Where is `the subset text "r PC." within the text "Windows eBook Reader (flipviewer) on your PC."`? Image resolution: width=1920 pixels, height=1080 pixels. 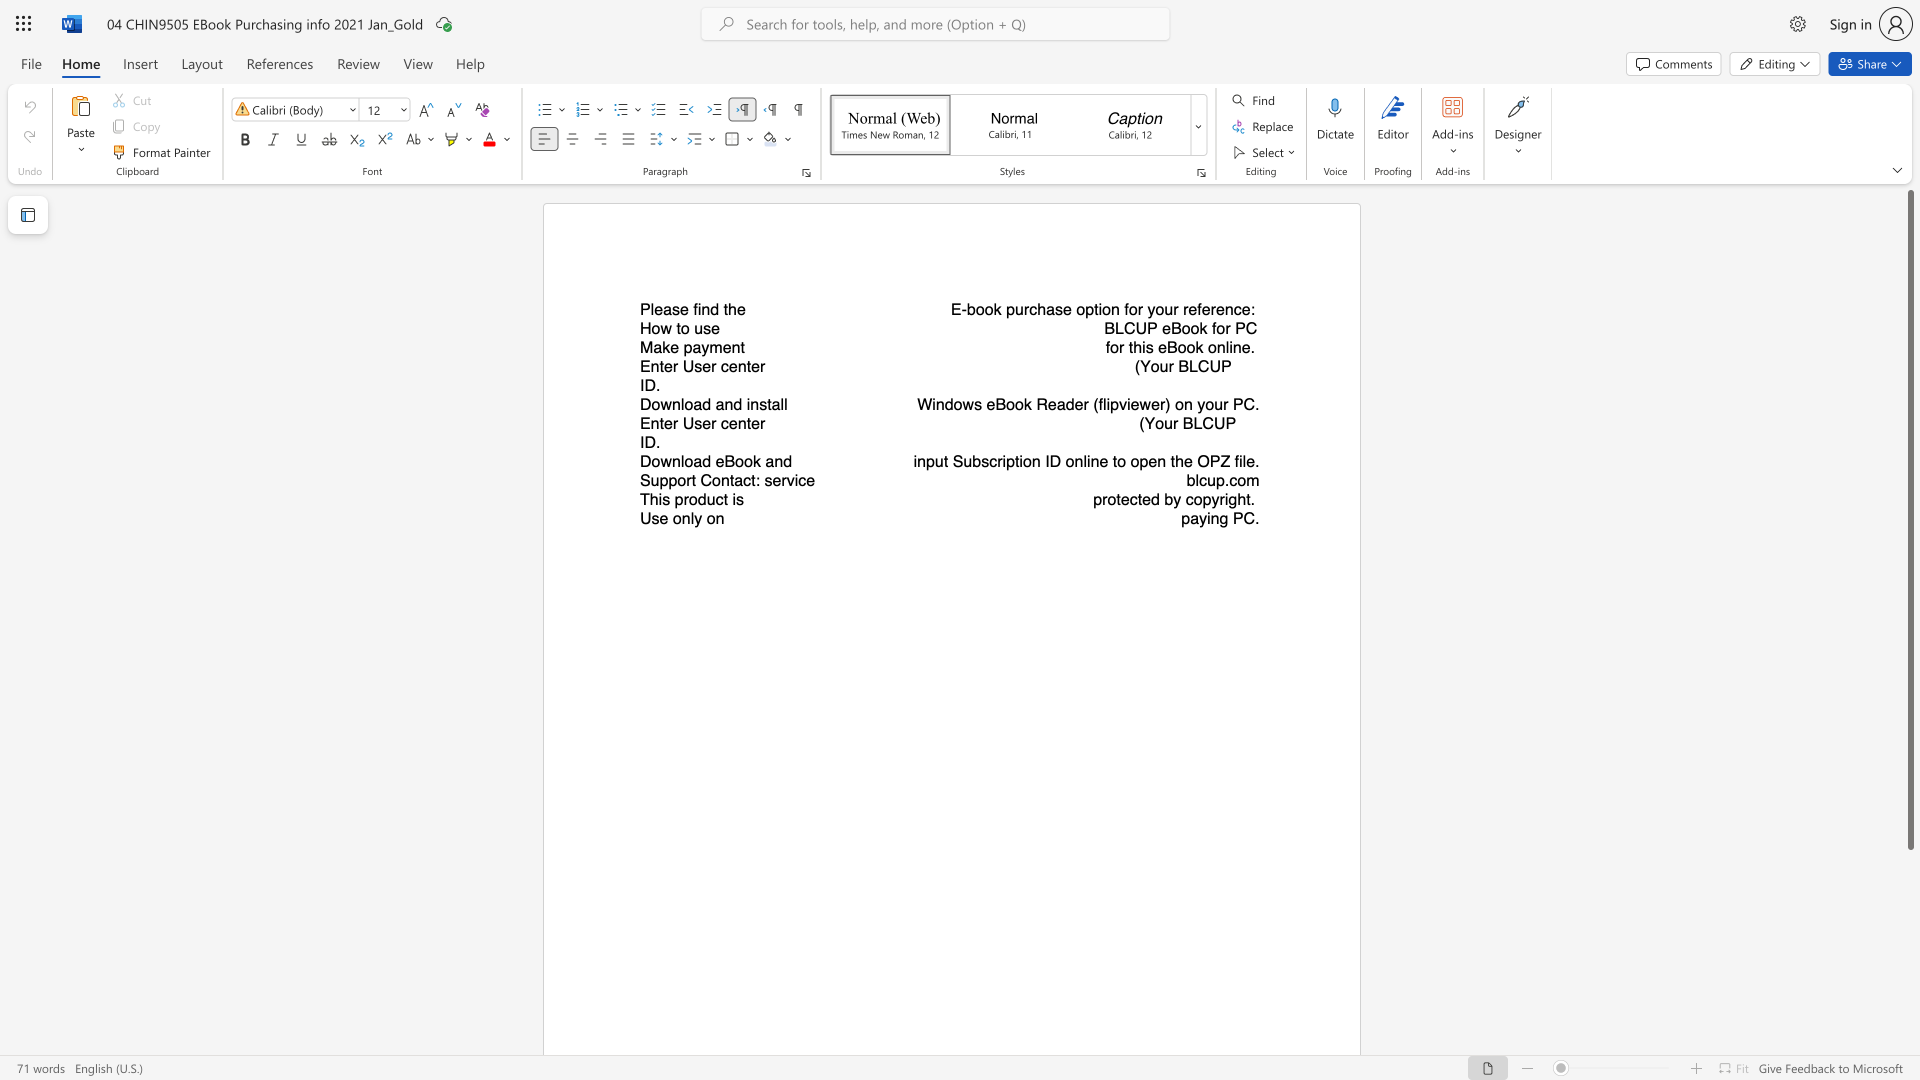
the subset text "r PC." within the text "Windows eBook Reader (flipviewer) on your PC." is located at coordinates (1222, 404).